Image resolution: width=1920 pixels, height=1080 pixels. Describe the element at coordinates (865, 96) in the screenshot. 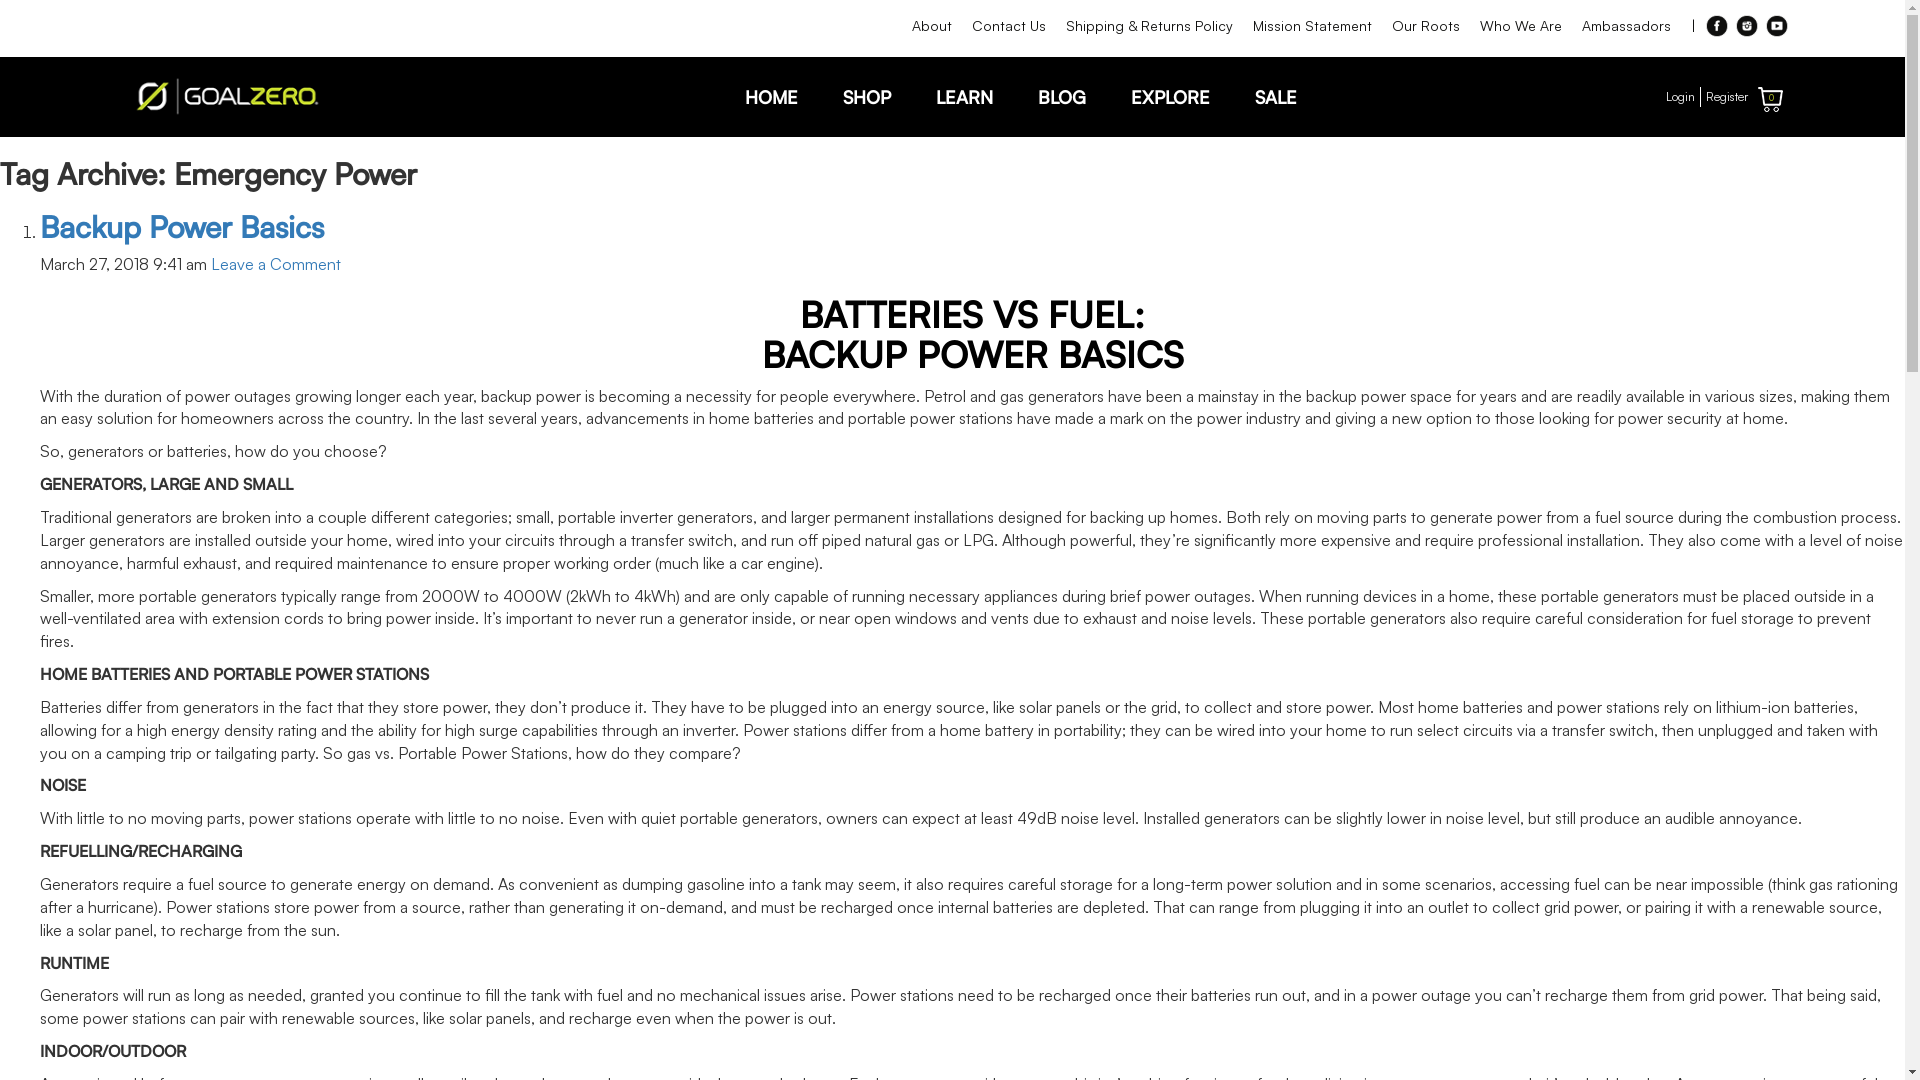

I see `'SHOP'` at that location.